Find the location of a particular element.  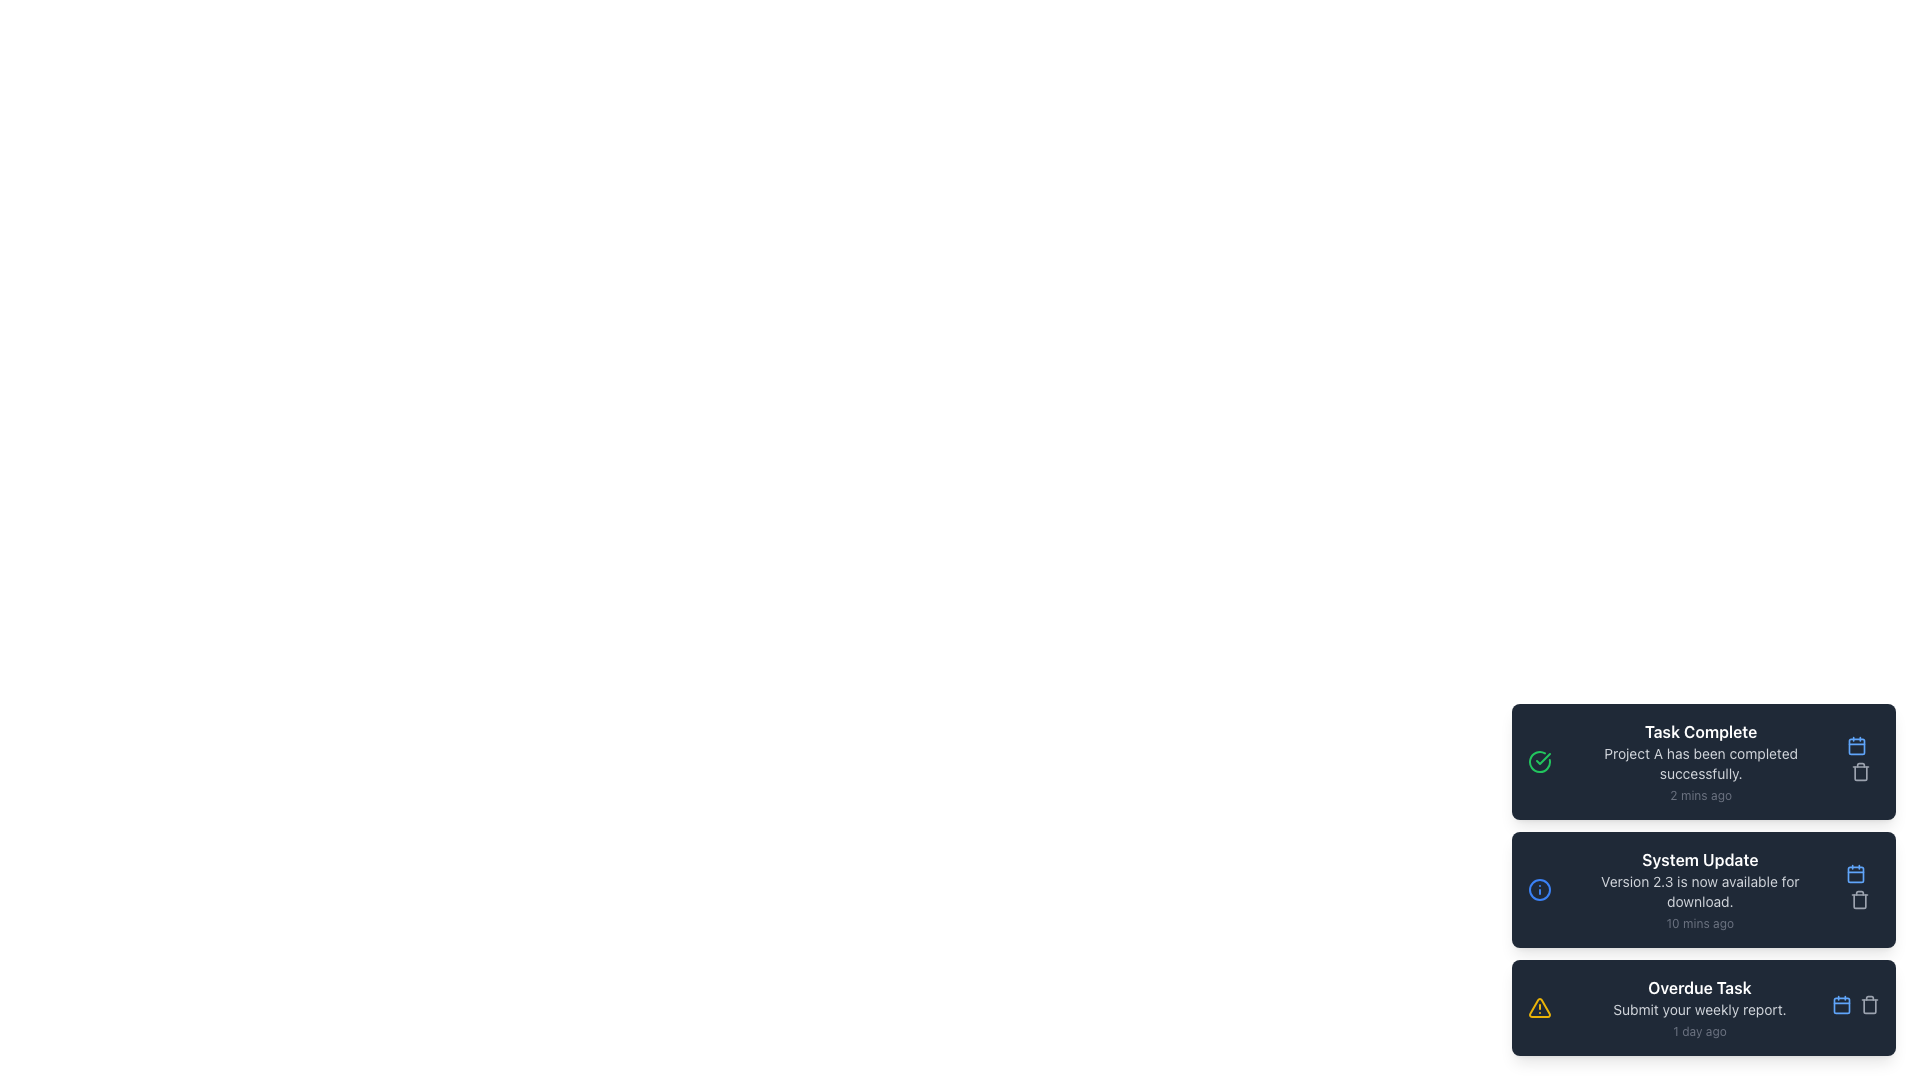

the 'Overdue Task' text label, which is prominently displayed in white on a dark background inside the third notification block is located at coordinates (1698, 986).